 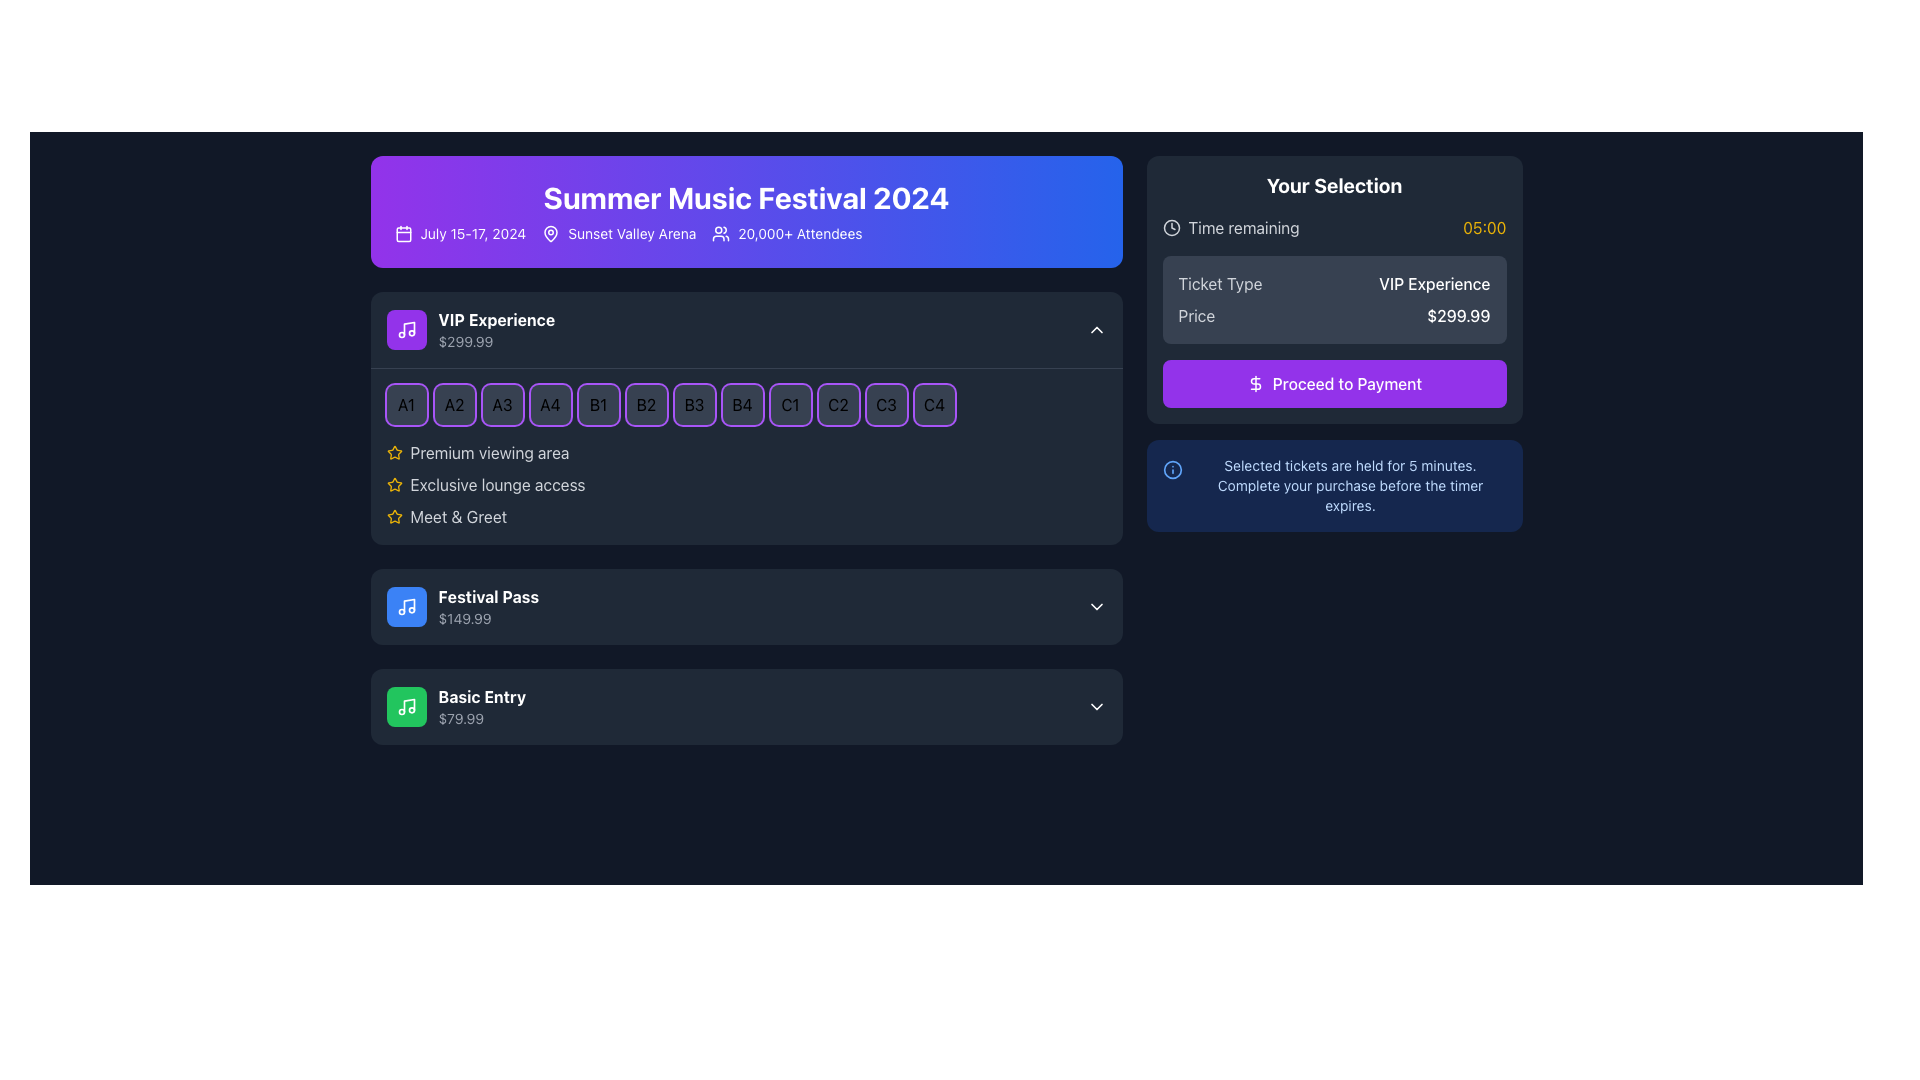 I want to click on the yellow star-shaped icon preceding the label 'Exclusive lounge access' in the 'VIP Experience' section, so click(x=394, y=485).